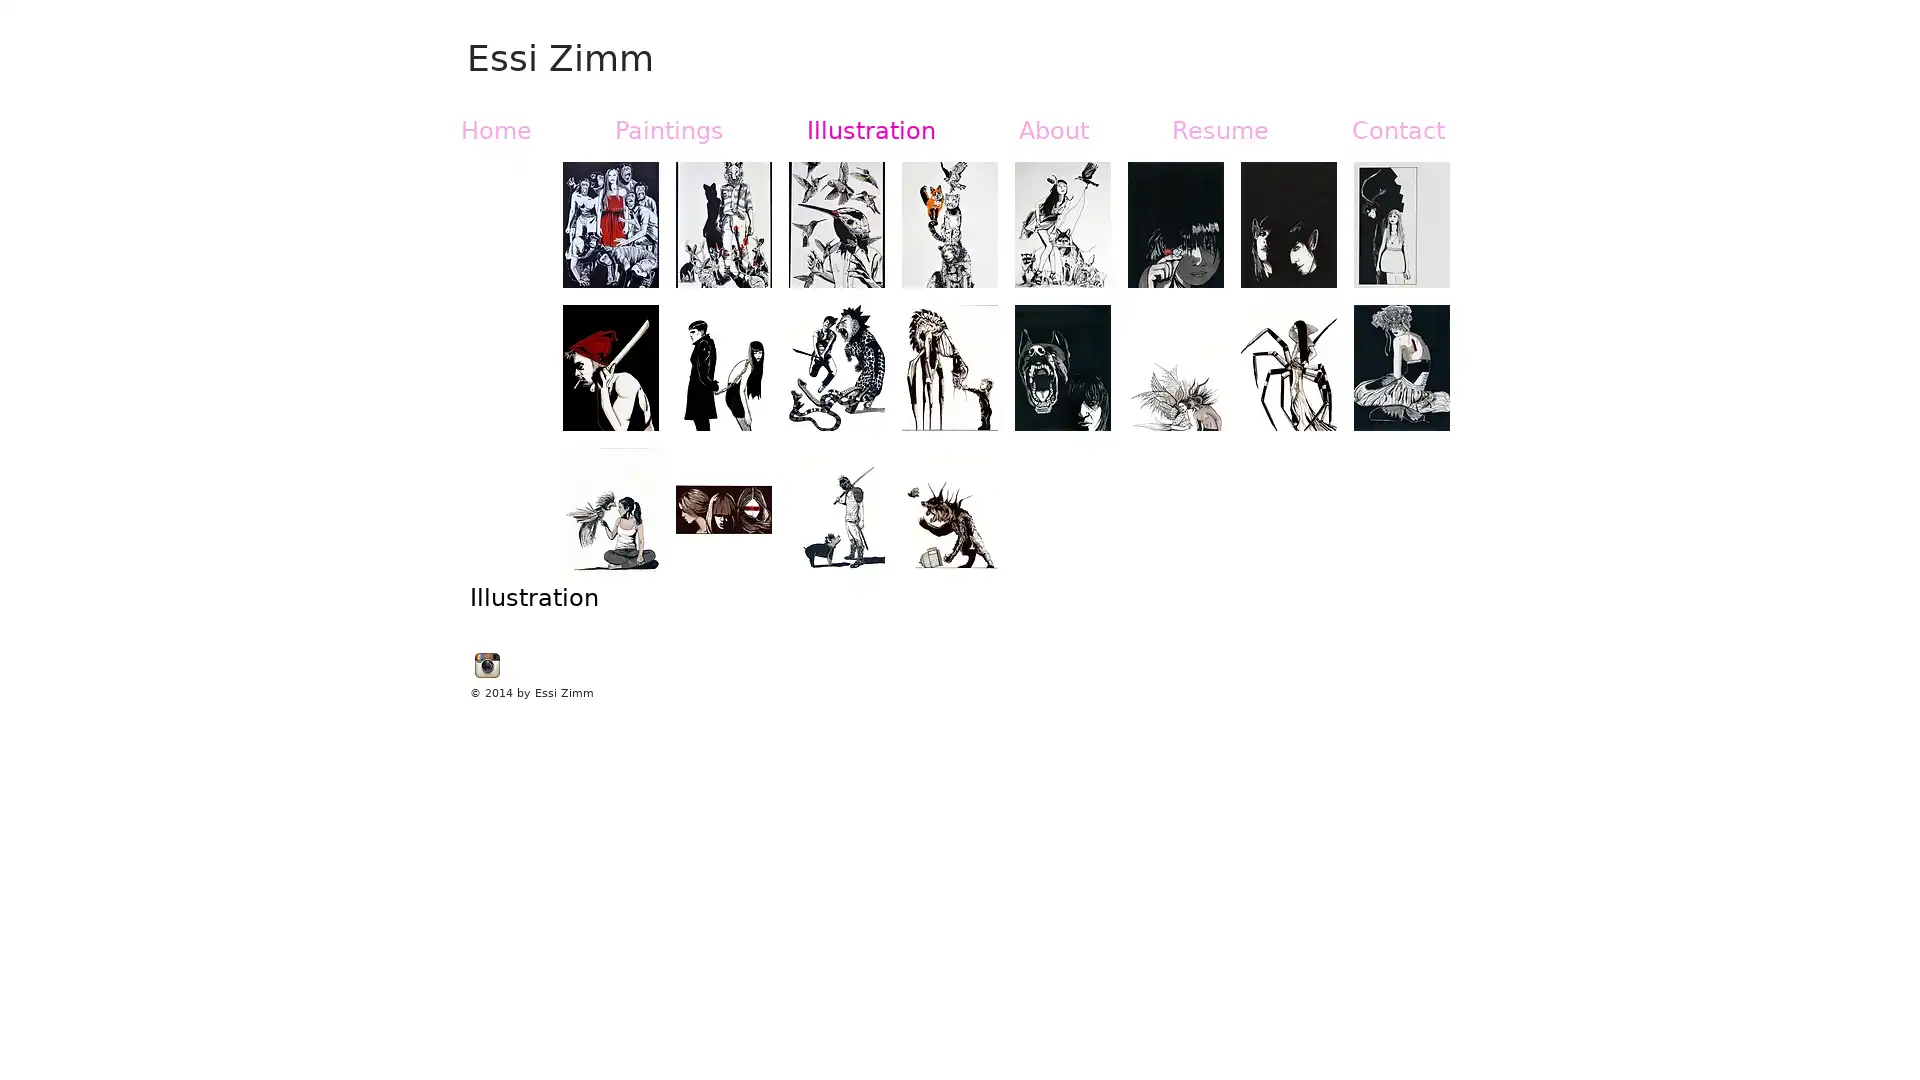 This screenshot has width=1920, height=1080. I want to click on next, so click(1406, 384).